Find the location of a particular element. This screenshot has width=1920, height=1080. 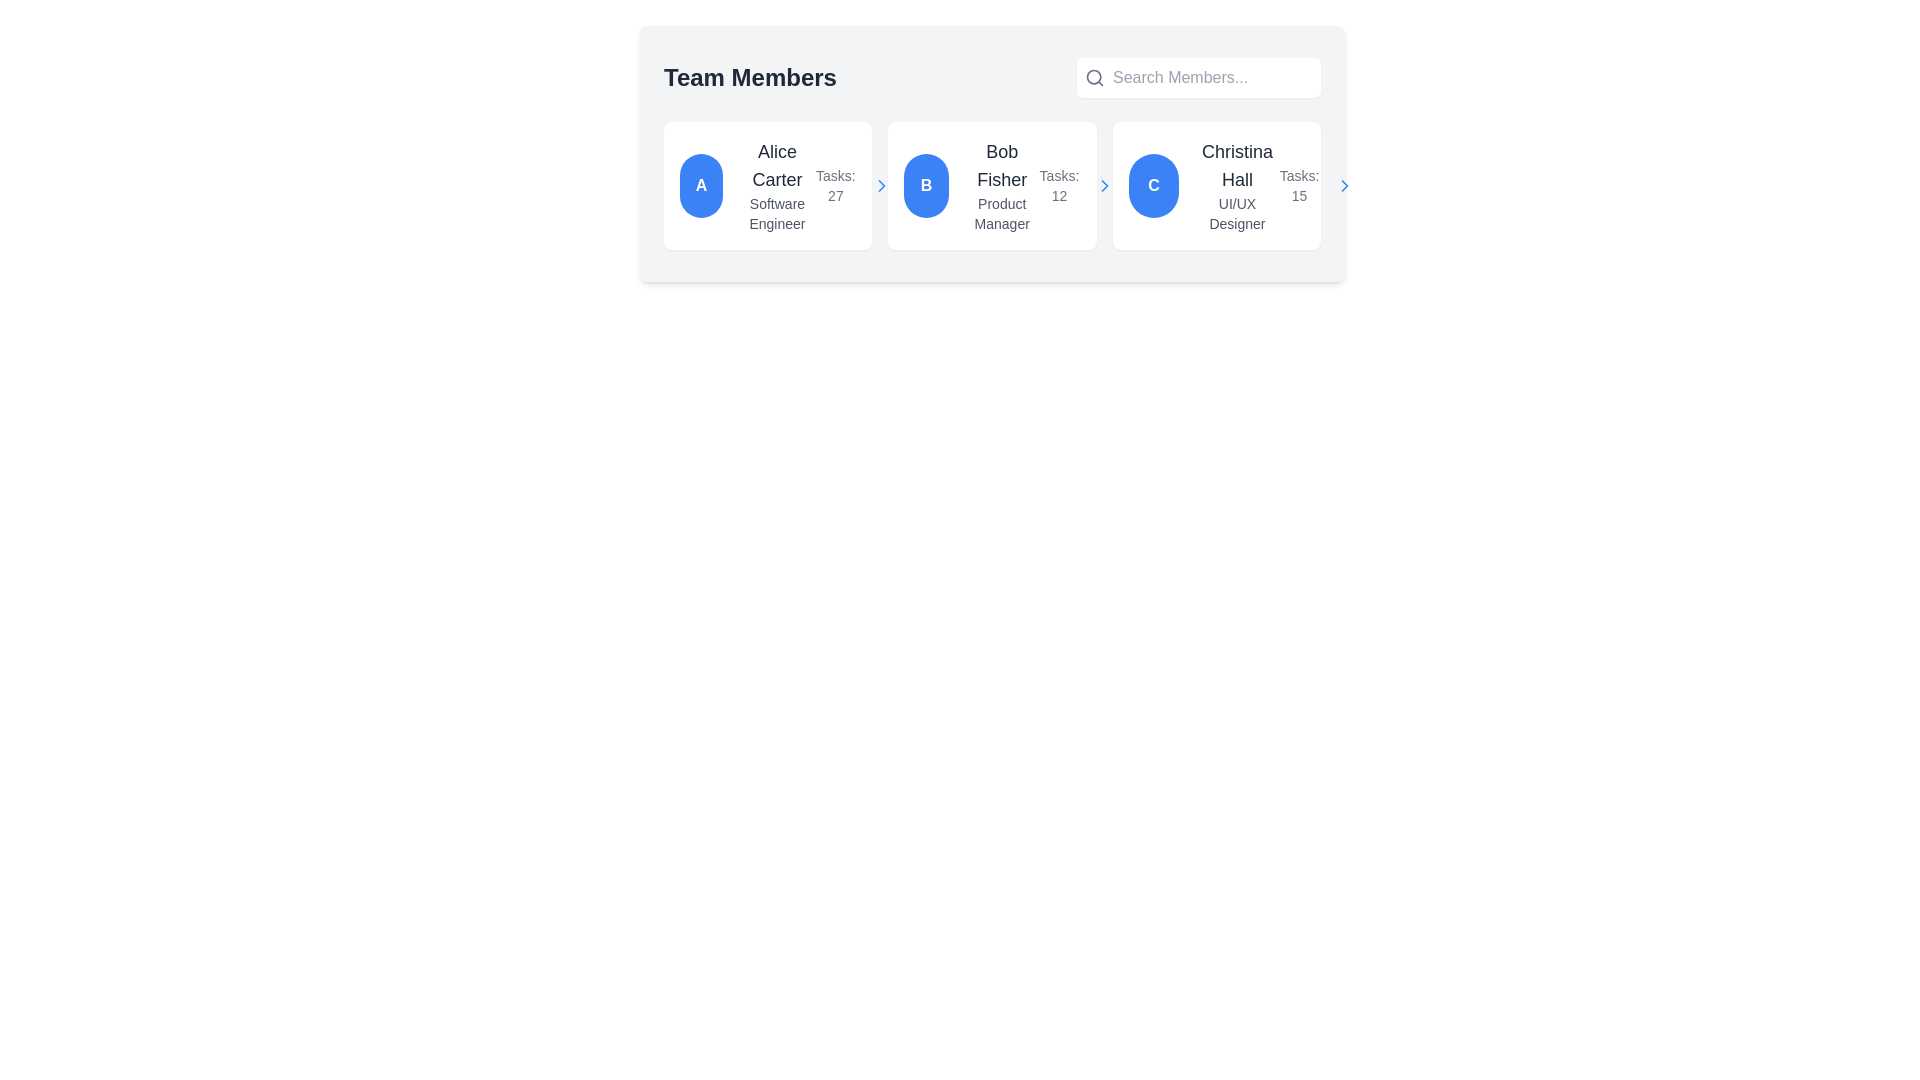

text content of the gray text block displaying 'Tasks: 12', located under the title 'Bob Fisher' in the second team member card is located at coordinates (1058, 185).